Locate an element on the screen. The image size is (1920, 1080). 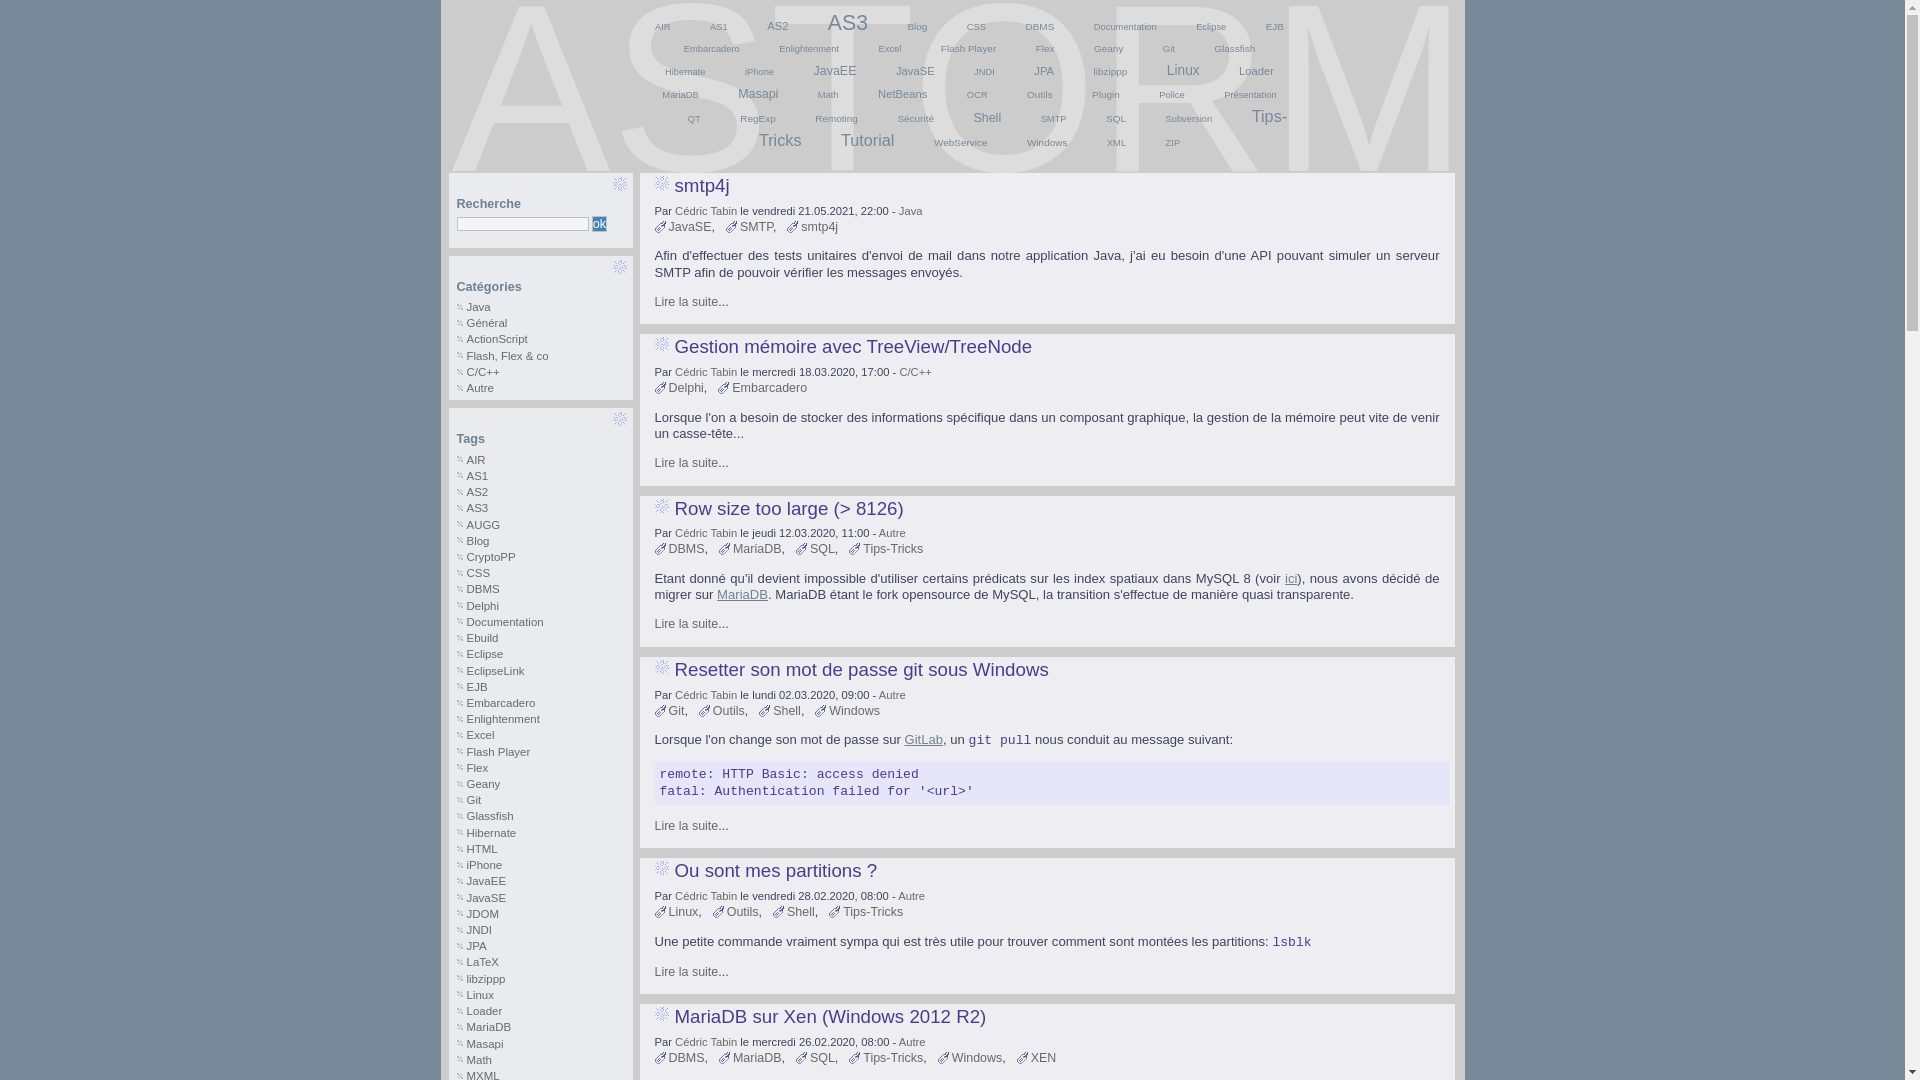
'AUGG' is located at coordinates (464, 523).